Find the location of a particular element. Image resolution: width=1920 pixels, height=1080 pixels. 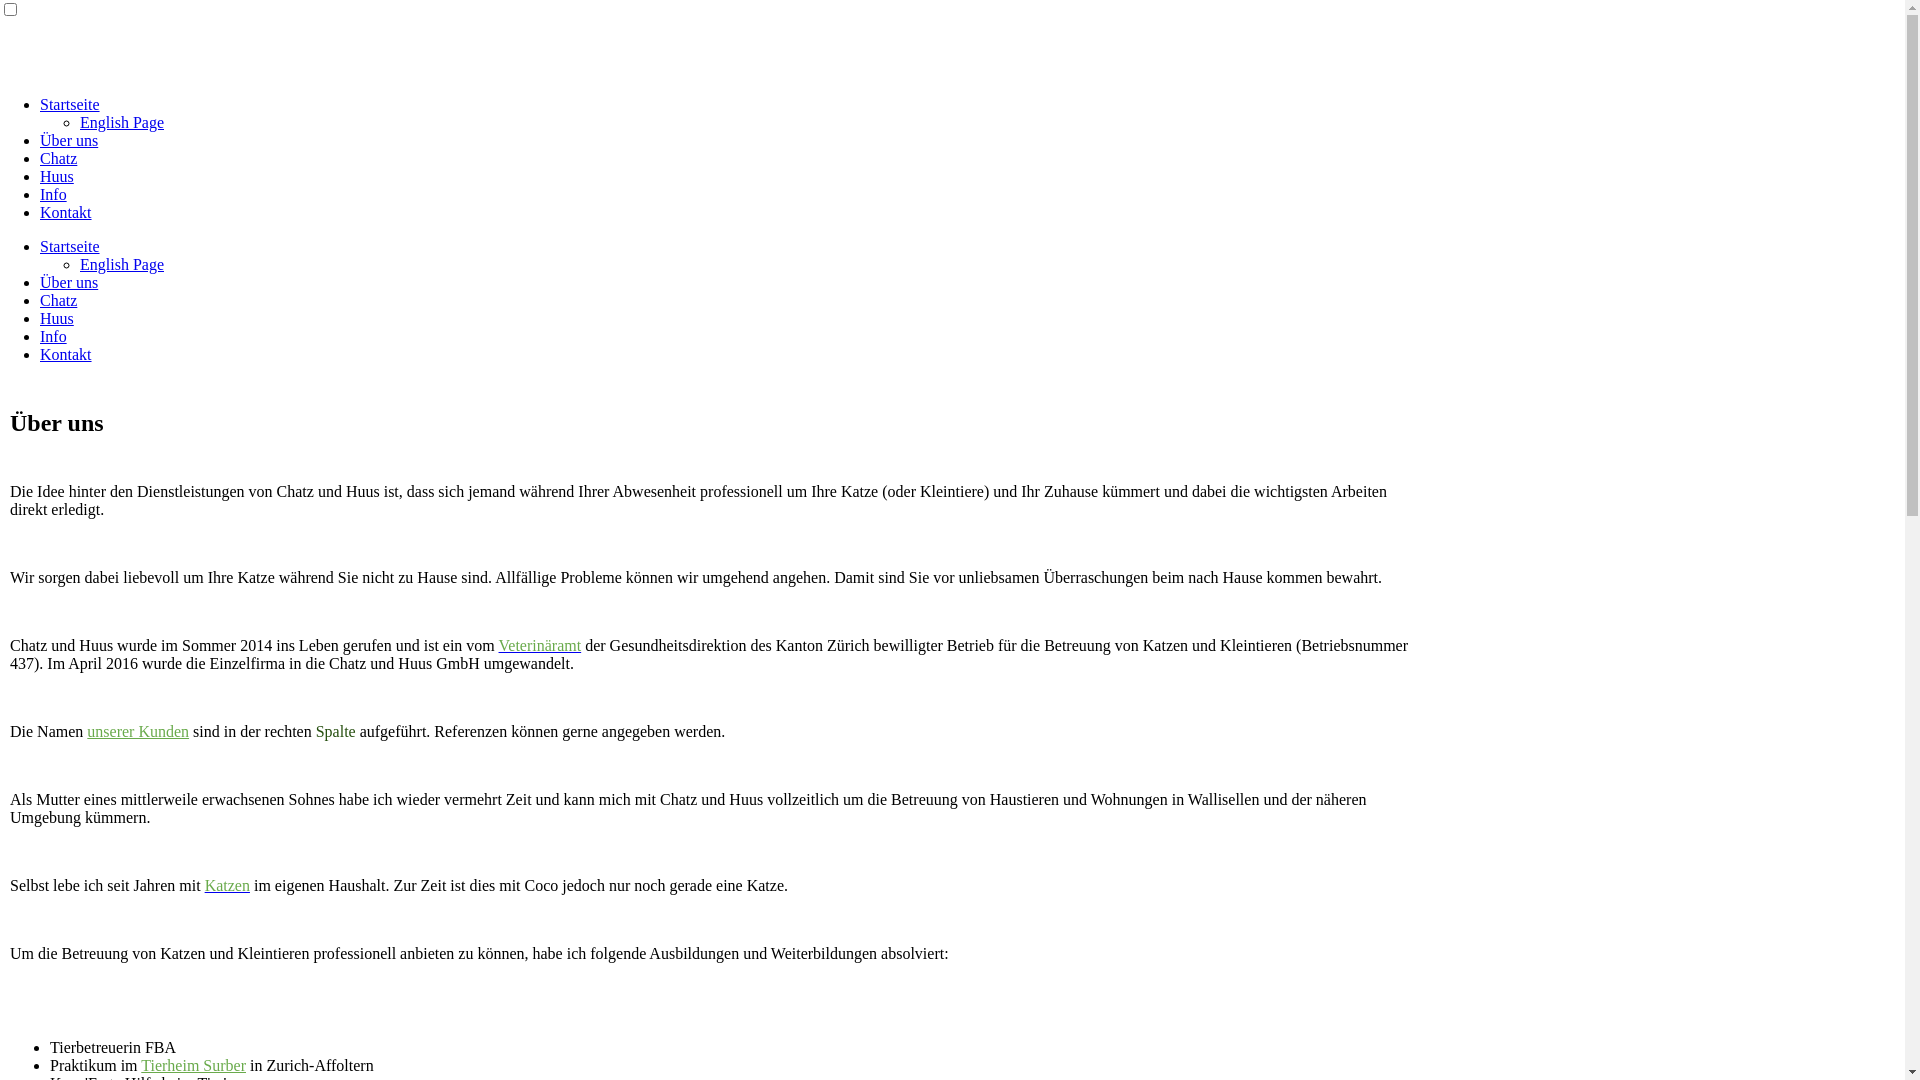

'Startseite' is located at coordinates (39, 104).